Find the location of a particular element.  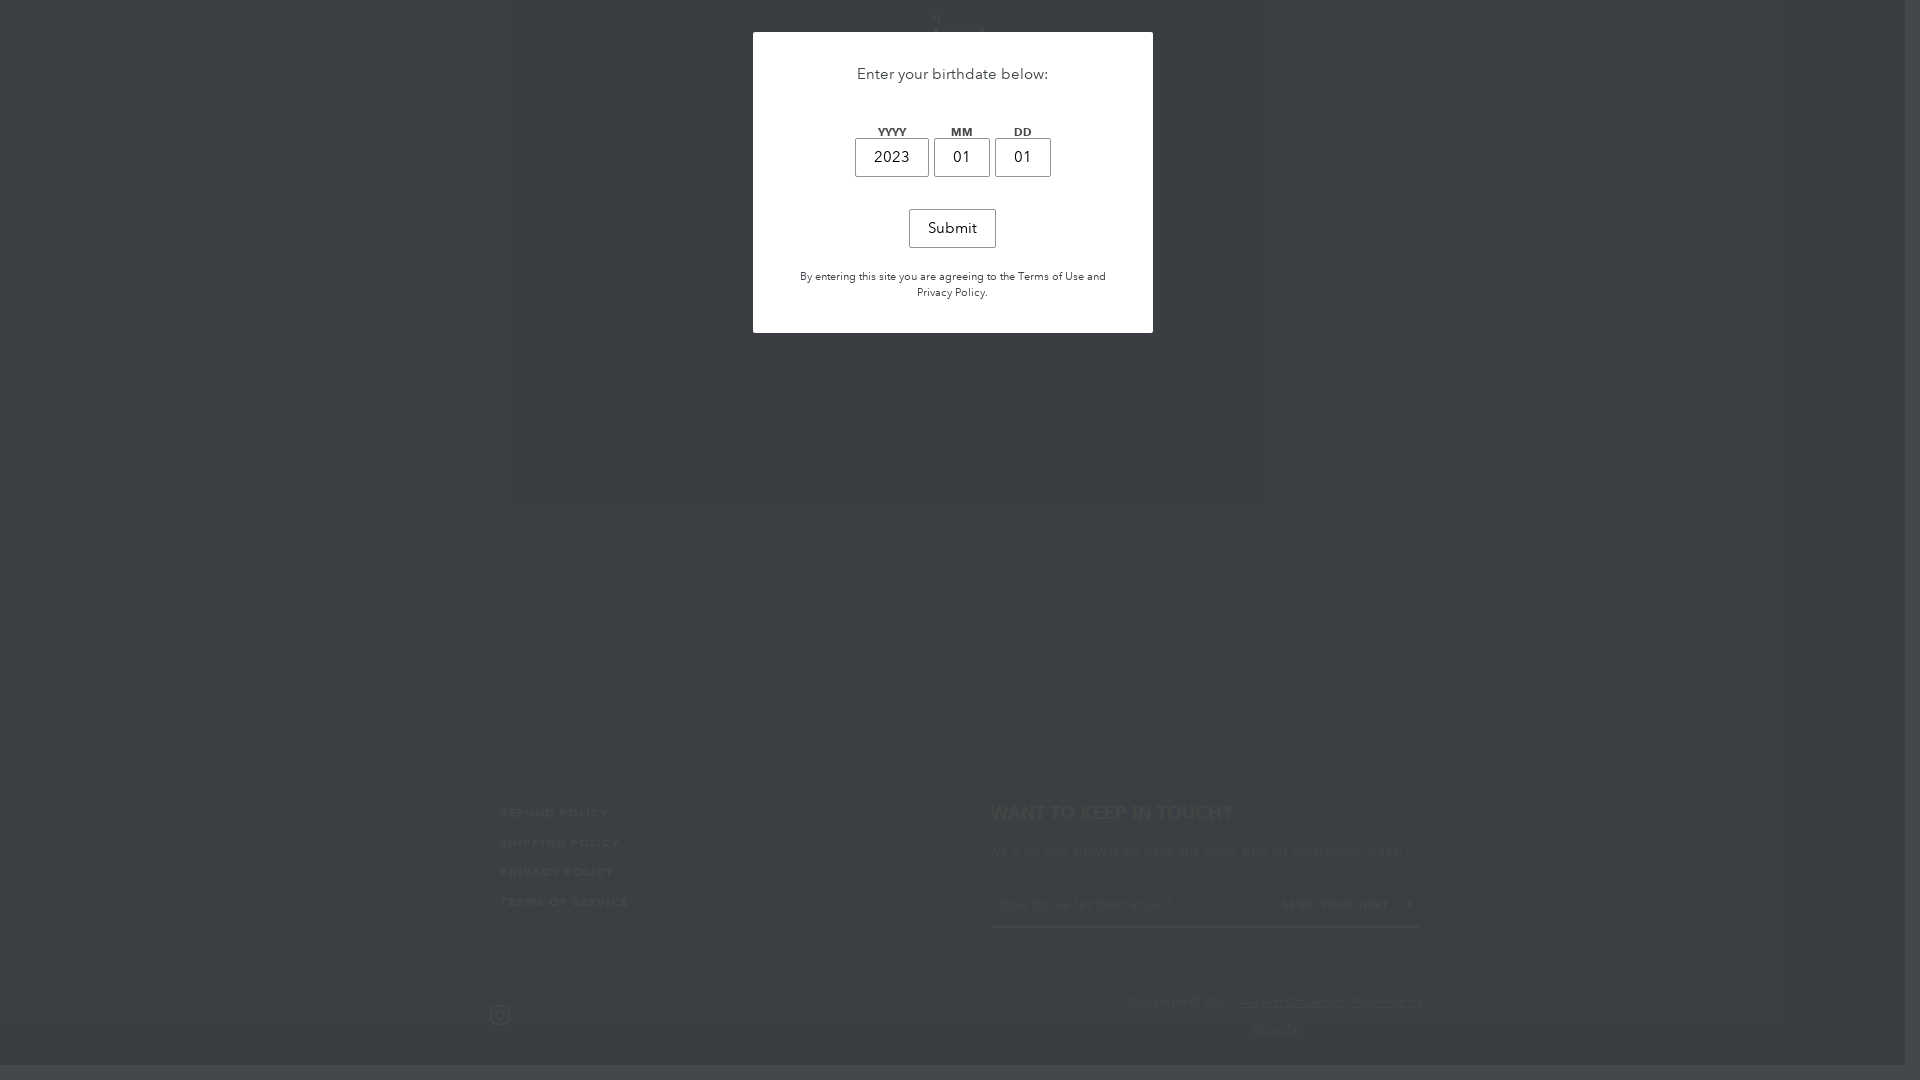

'VIEW CART' is located at coordinates (1404, 39).